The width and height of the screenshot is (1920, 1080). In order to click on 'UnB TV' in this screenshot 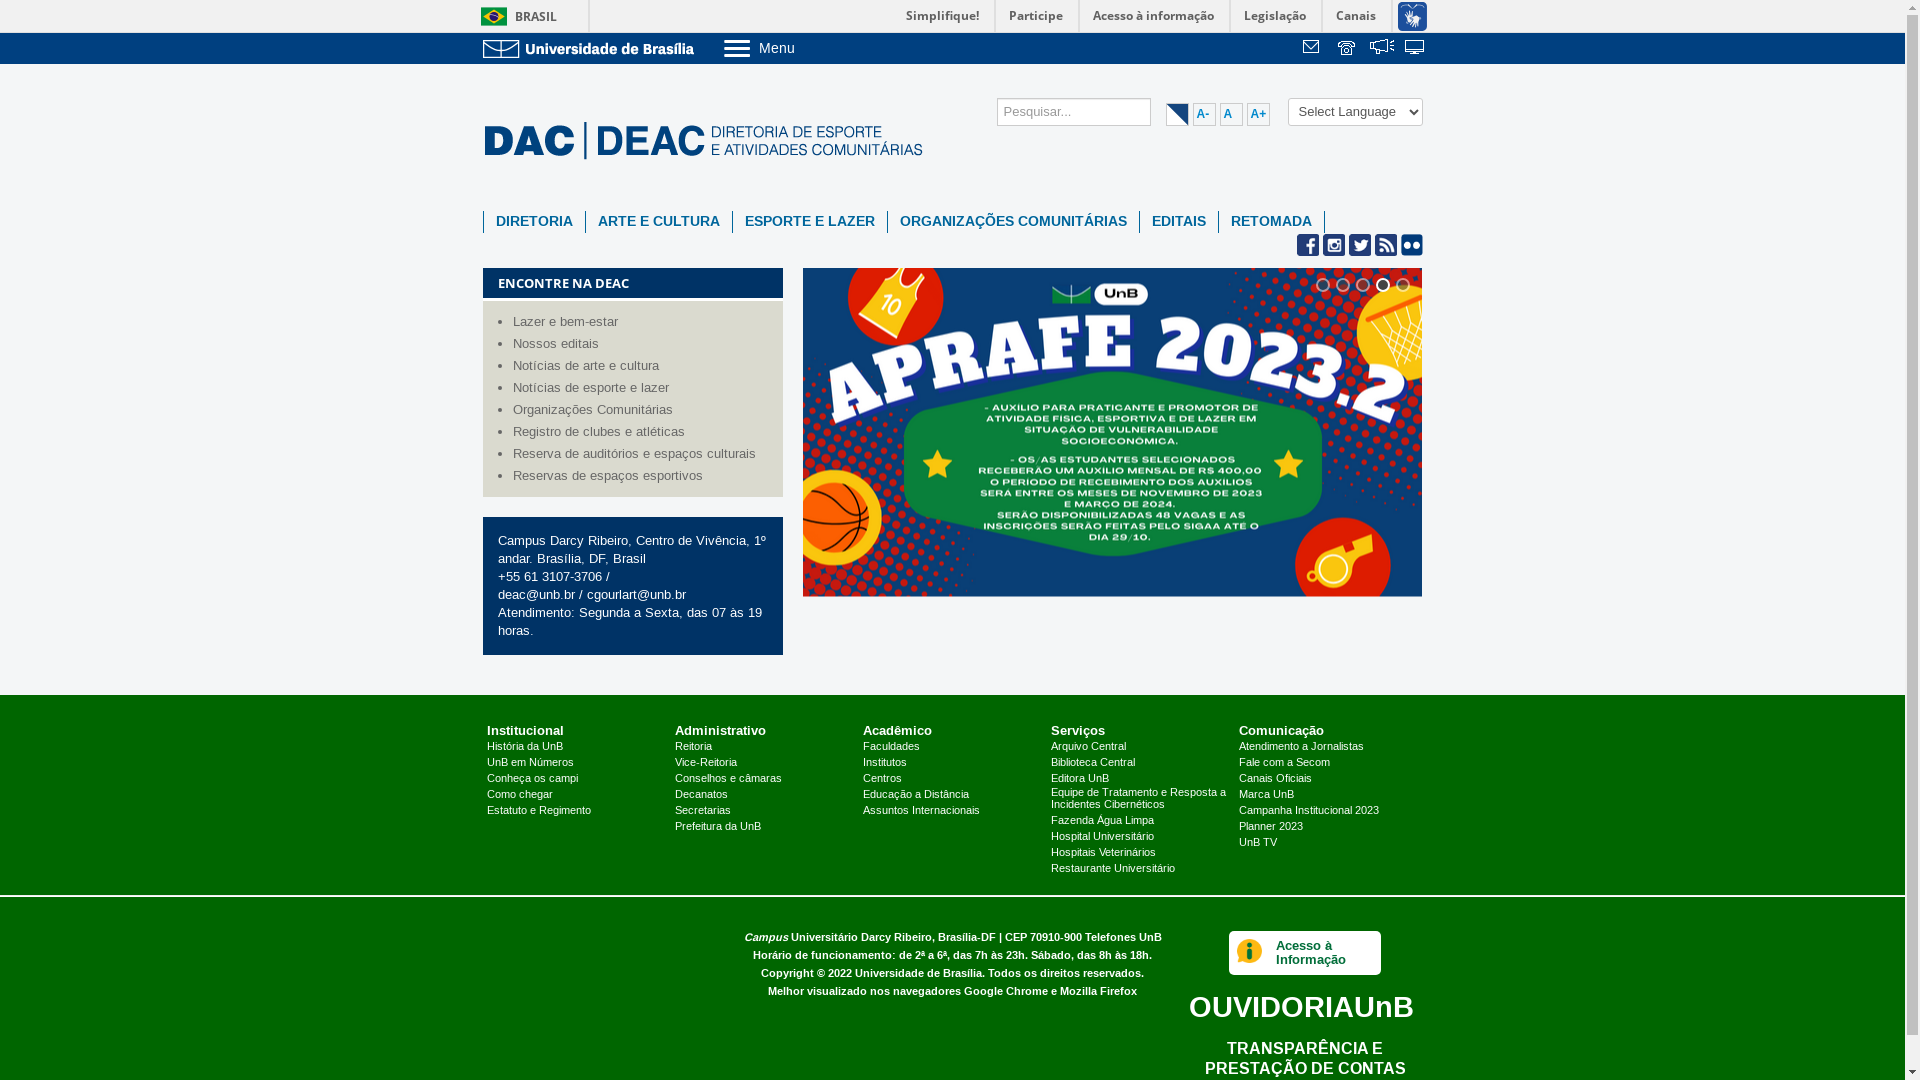, I will do `click(1237, 843)`.